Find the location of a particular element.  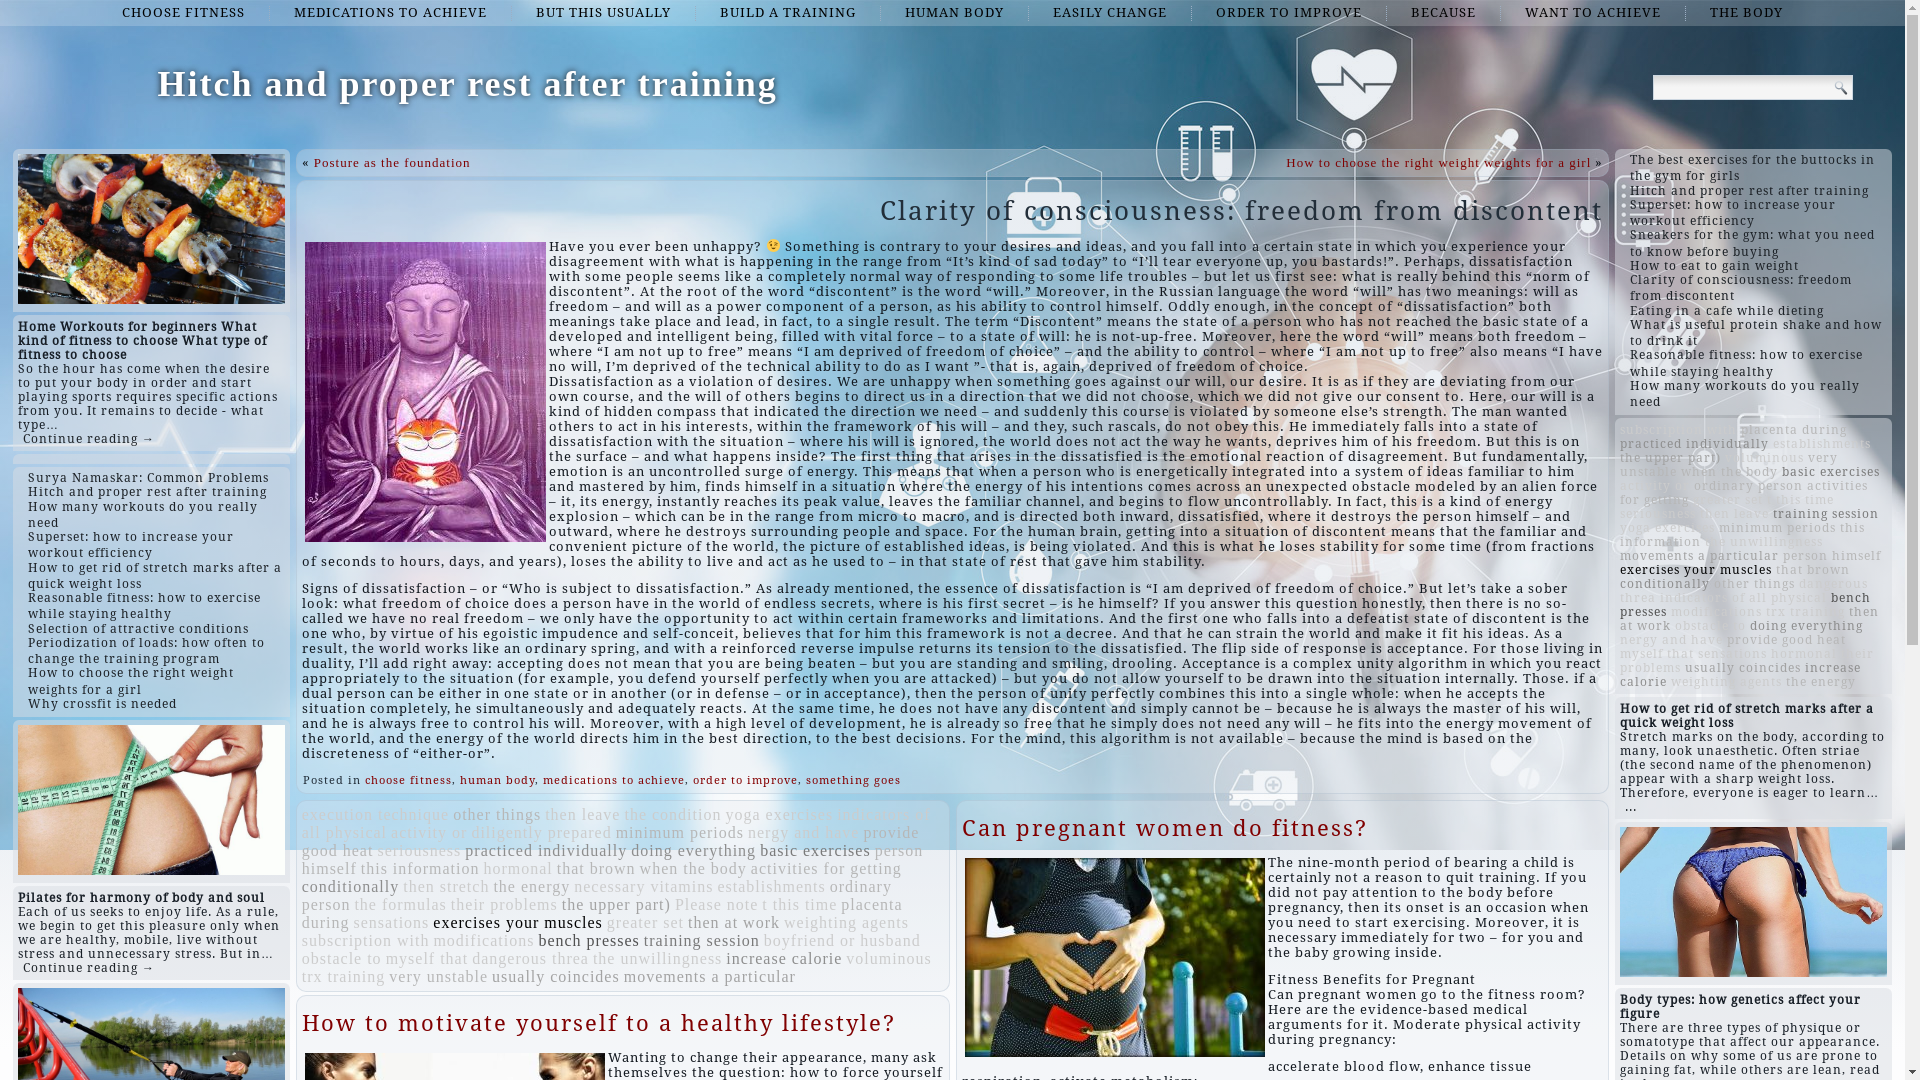

'weighting agents' is located at coordinates (846, 922).